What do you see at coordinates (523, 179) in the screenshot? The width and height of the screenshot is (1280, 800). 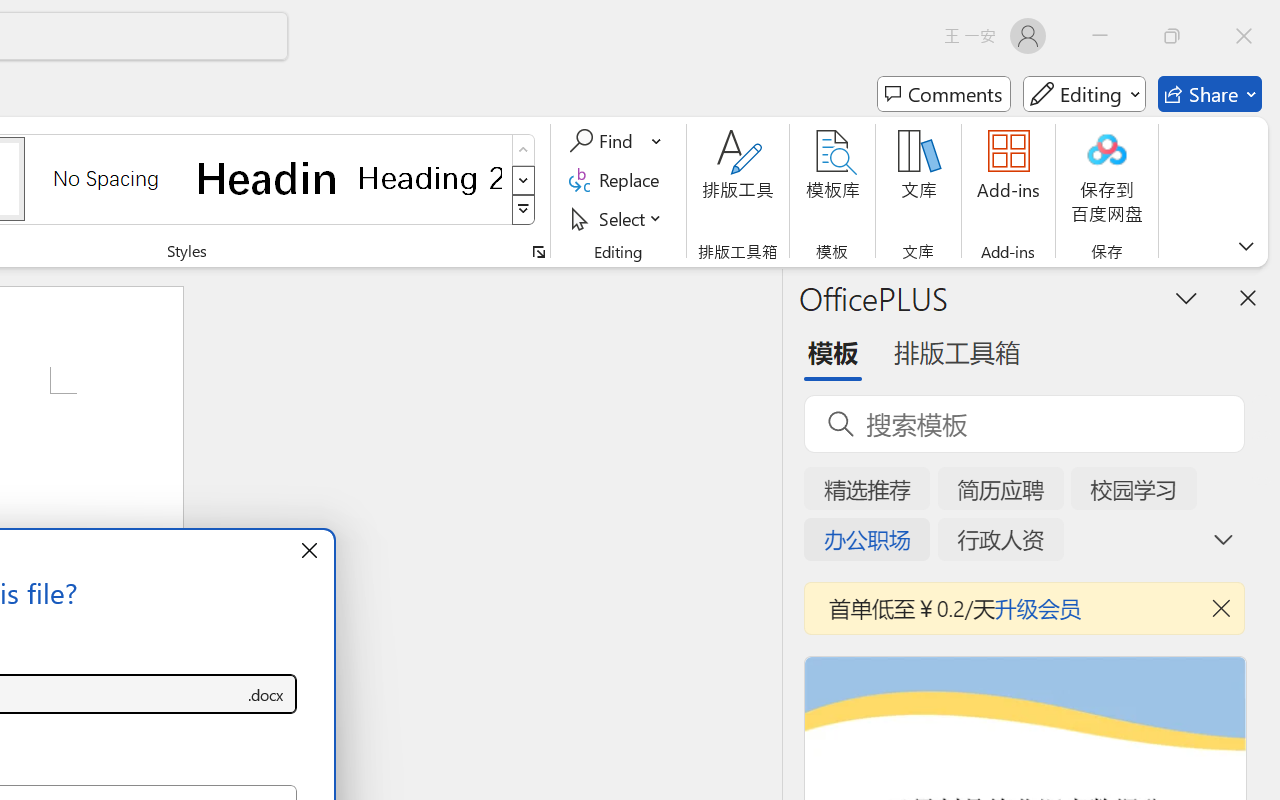 I see `'Row Down'` at bounding box center [523, 179].